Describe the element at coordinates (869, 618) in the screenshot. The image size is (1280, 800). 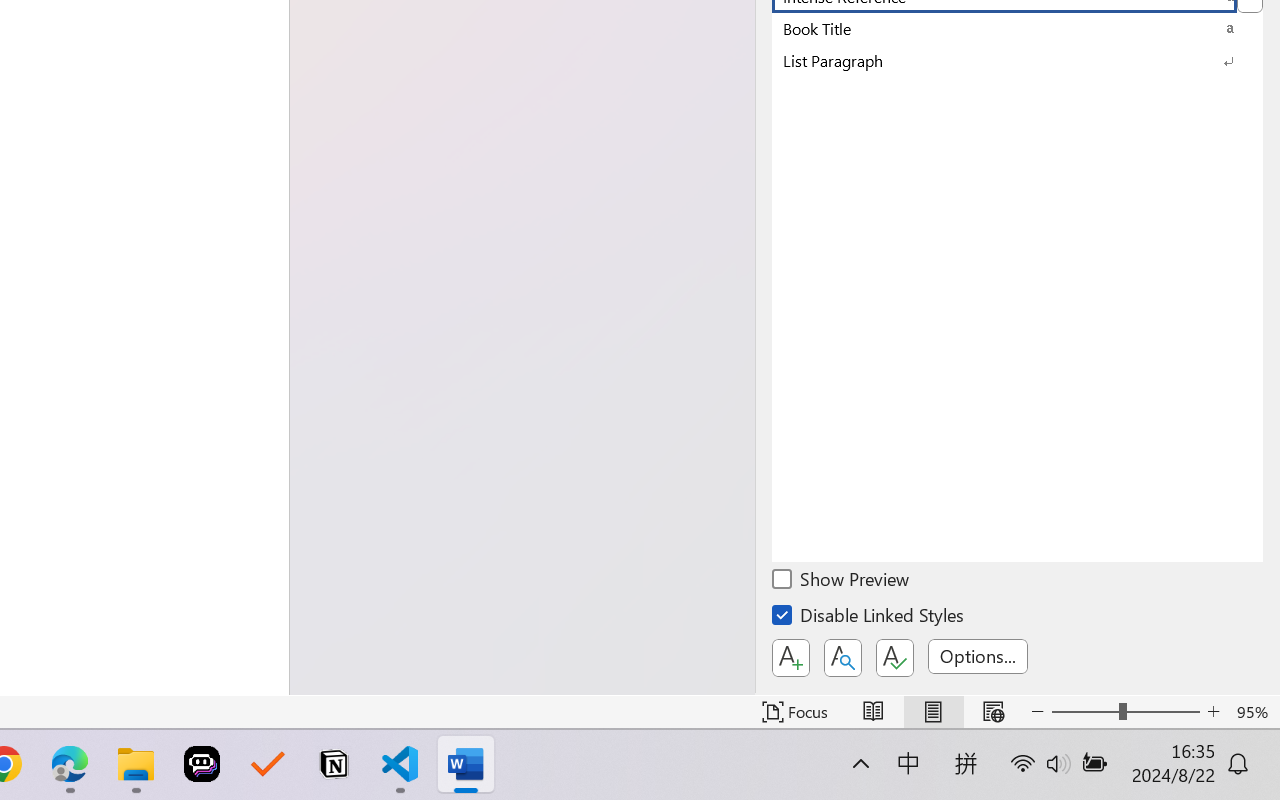
I see `'Disable Linked Styles'` at that location.